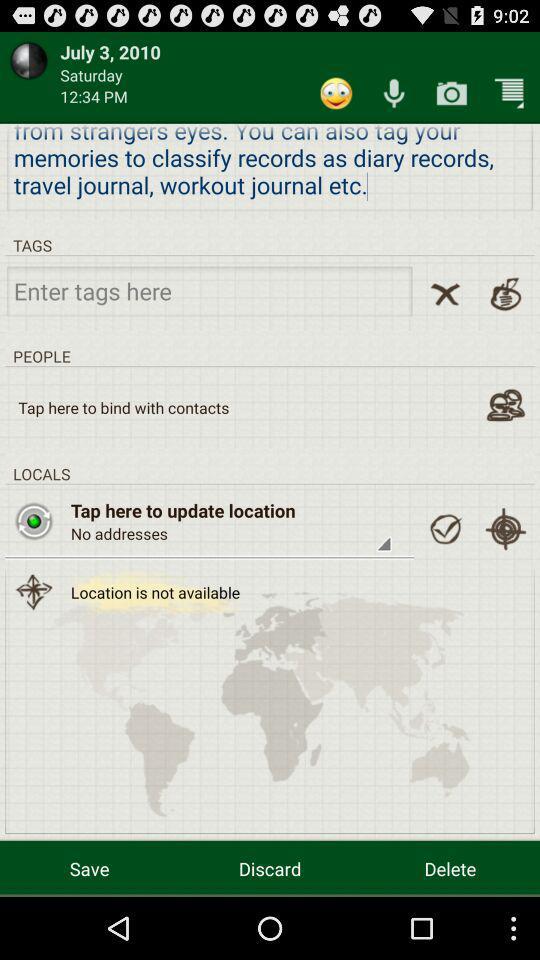 This screenshot has height=960, width=540. What do you see at coordinates (451, 99) in the screenshot?
I see `the photo icon` at bounding box center [451, 99].